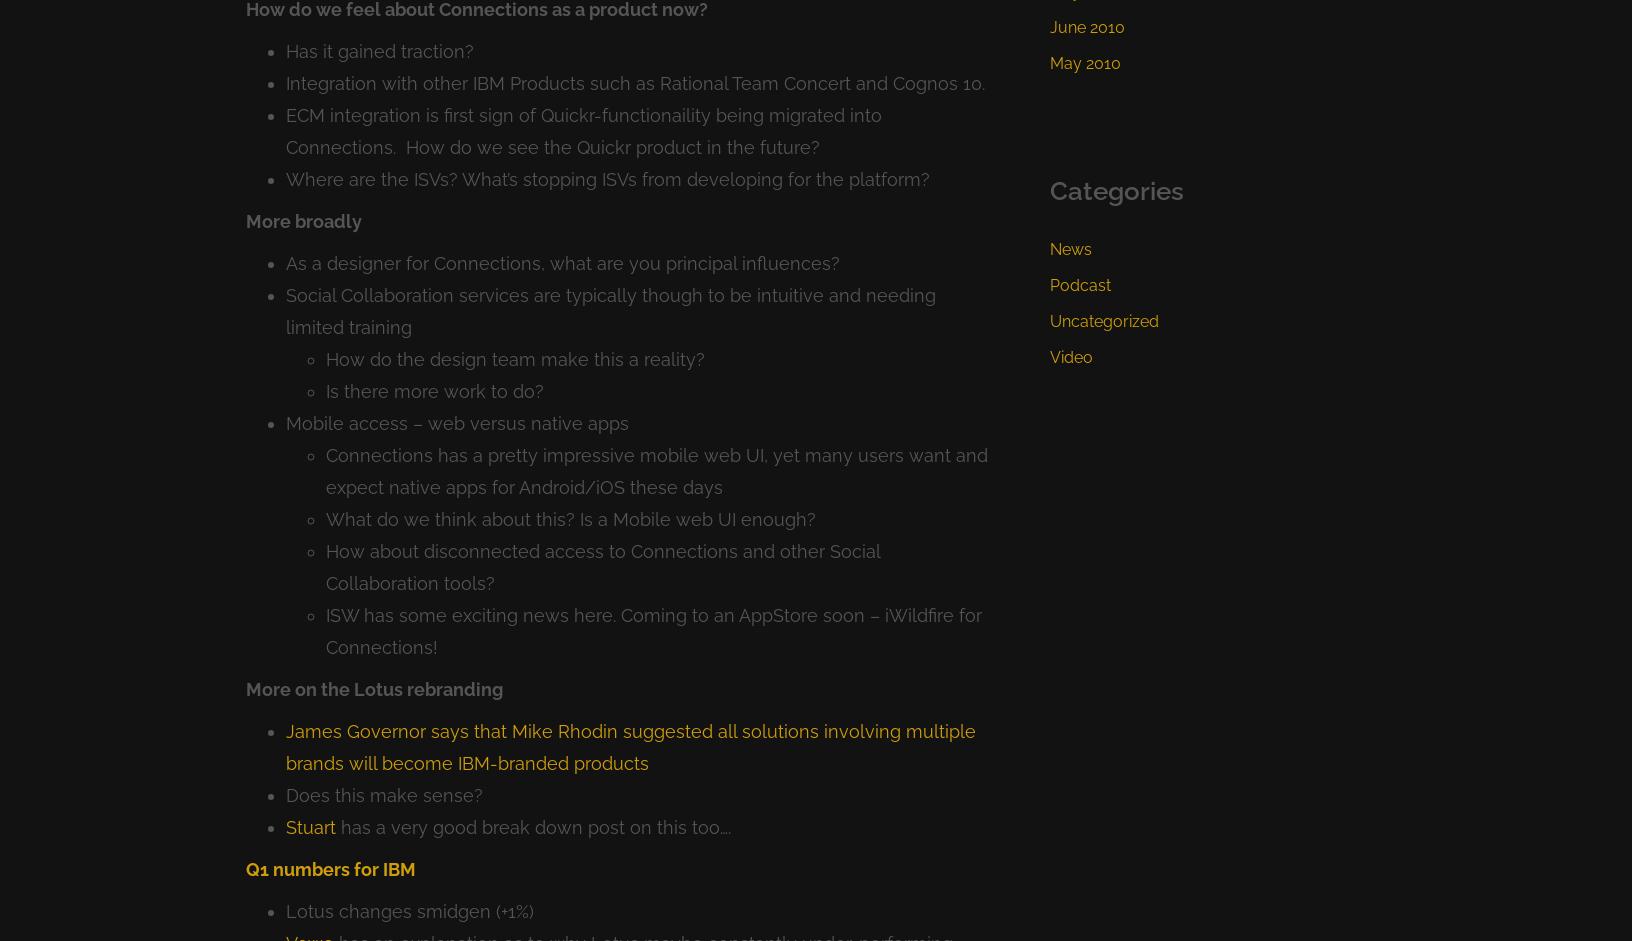 This screenshot has height=941, width=1632. Describe the element at coordinates (284, 794) in the screenshot. I see `'Does this make sense?'` at that location.